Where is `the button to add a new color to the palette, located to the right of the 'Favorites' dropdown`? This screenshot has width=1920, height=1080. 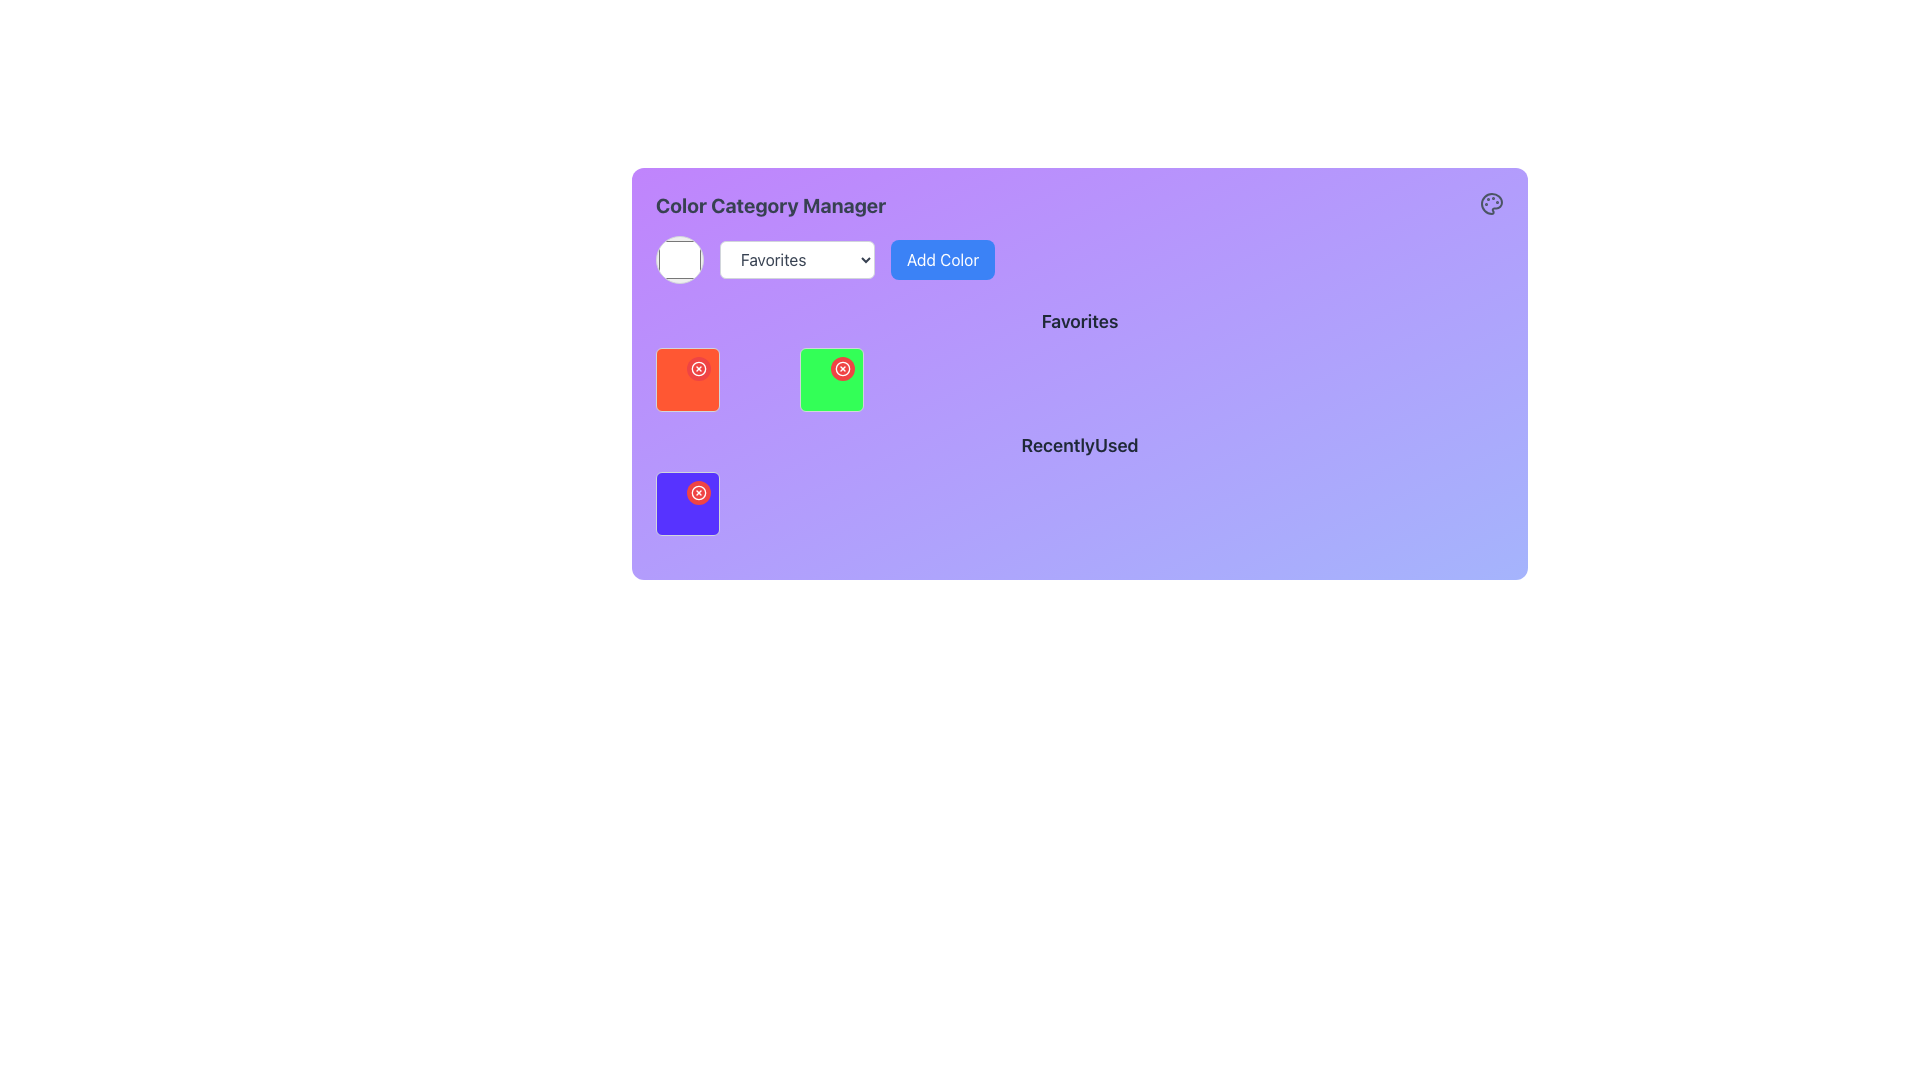 the button to add a new color to the palette, located to the right of the 'Favorites' dropdown is located at coordinates (942, 258).